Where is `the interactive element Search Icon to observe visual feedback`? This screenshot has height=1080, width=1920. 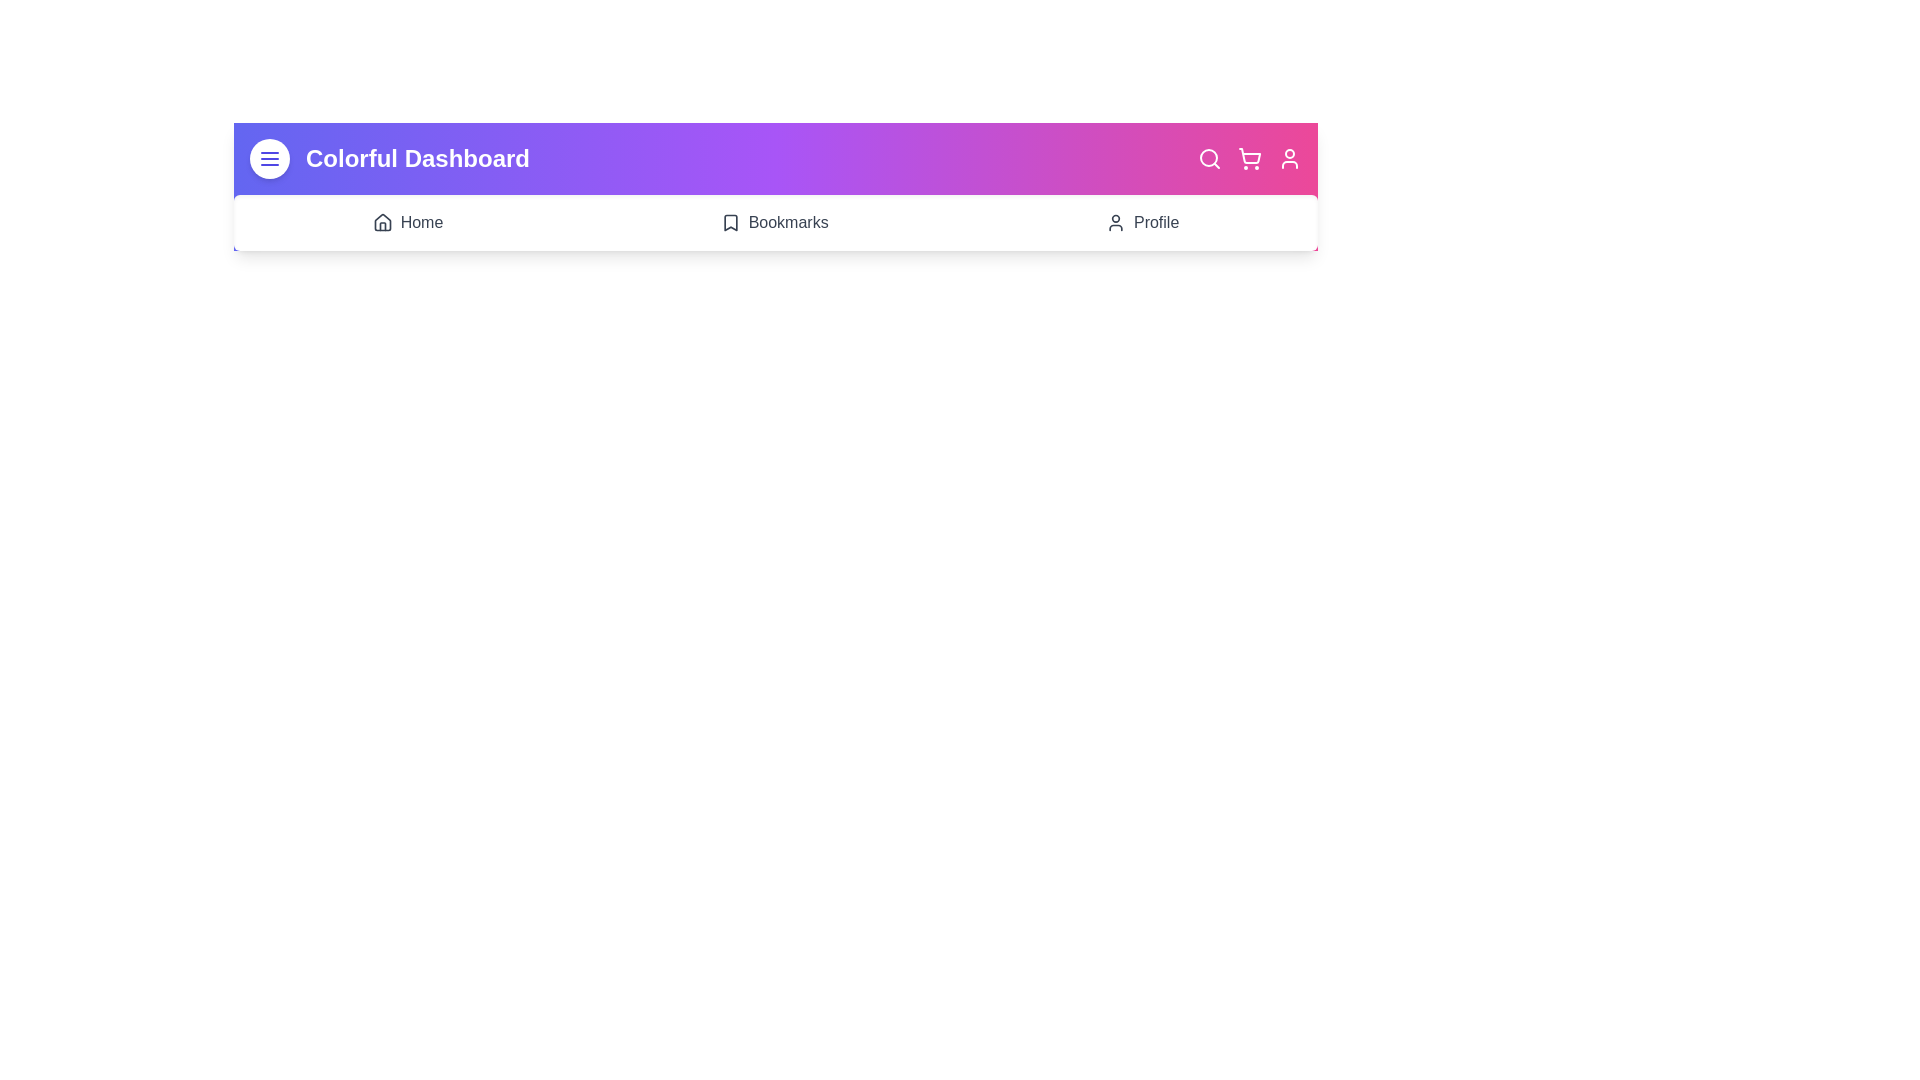
the interactive element Search Icon to observe visual feedback is located at coordinates (1208, 157).